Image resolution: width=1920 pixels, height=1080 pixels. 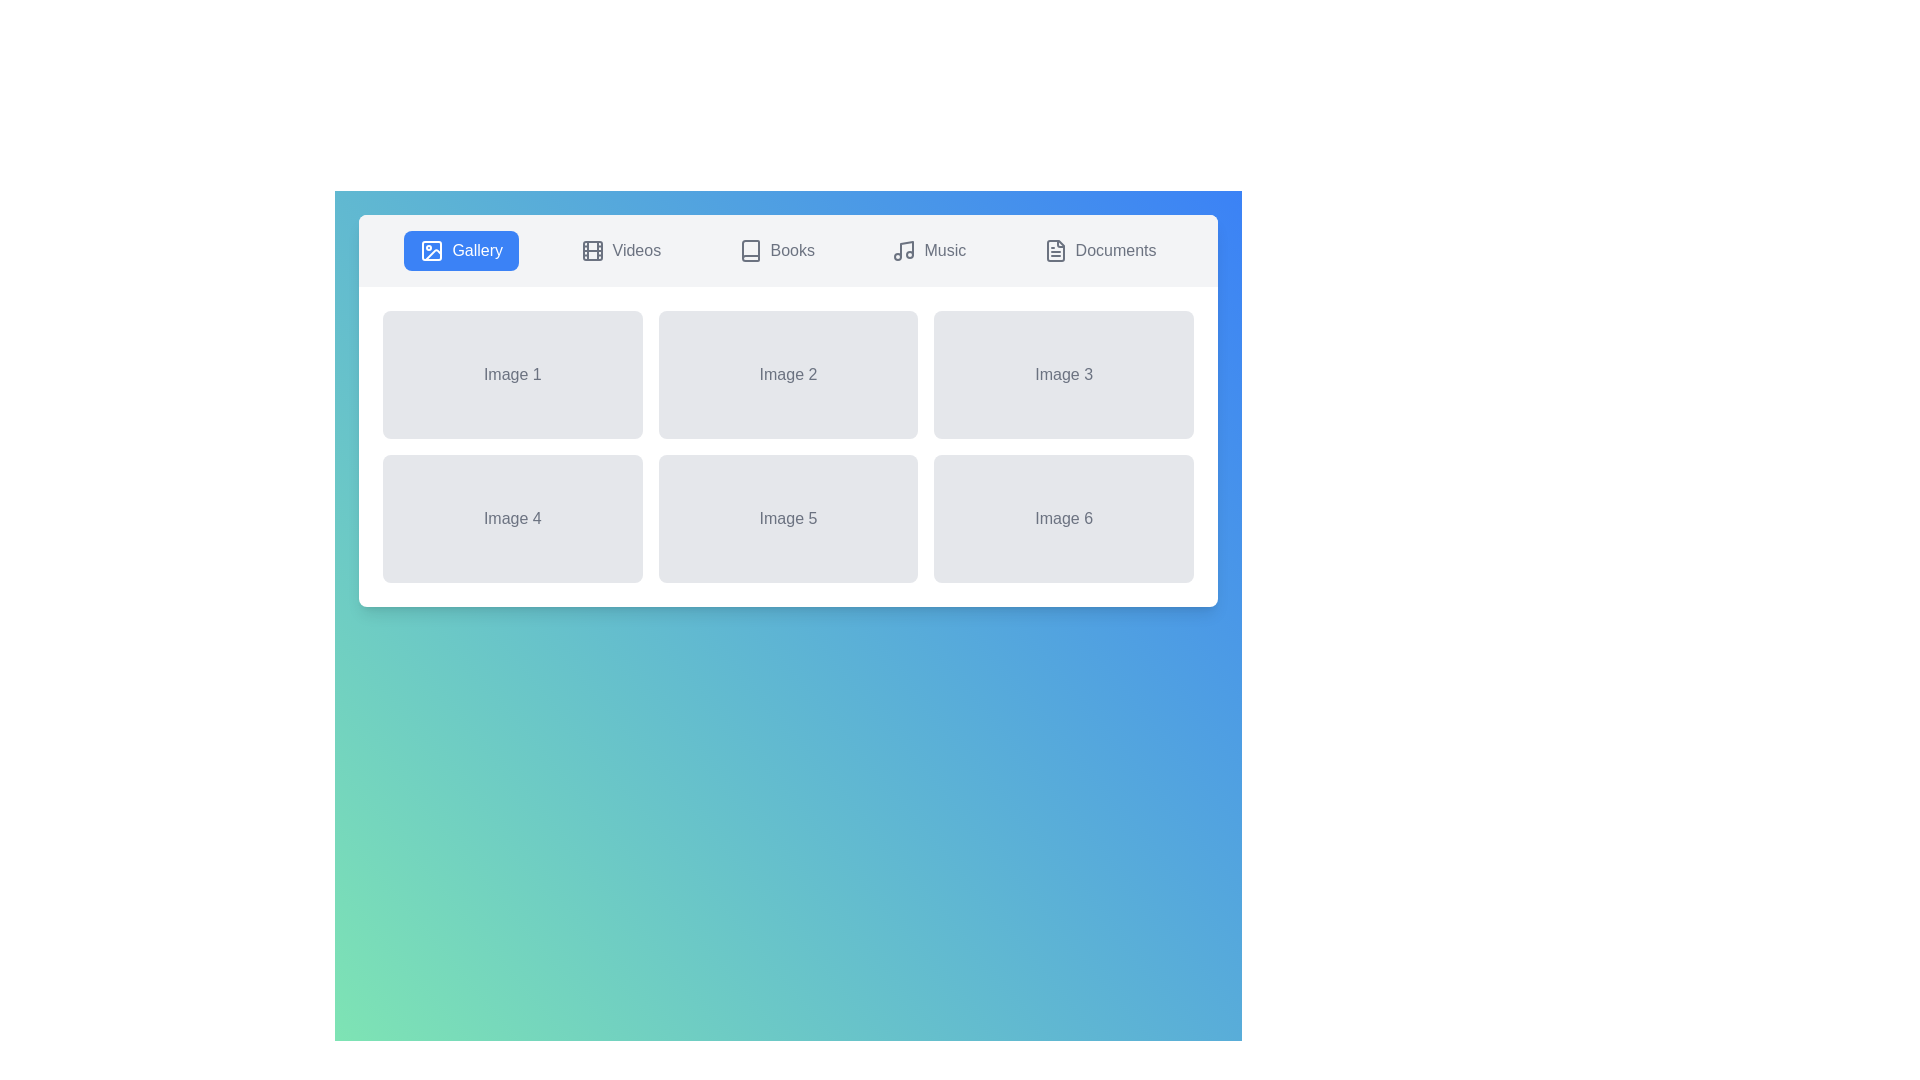 I want to click on the 'Documents' button, which is a rectangular UI element with a light gray background and a document icon, so click(x=1099, y=249).